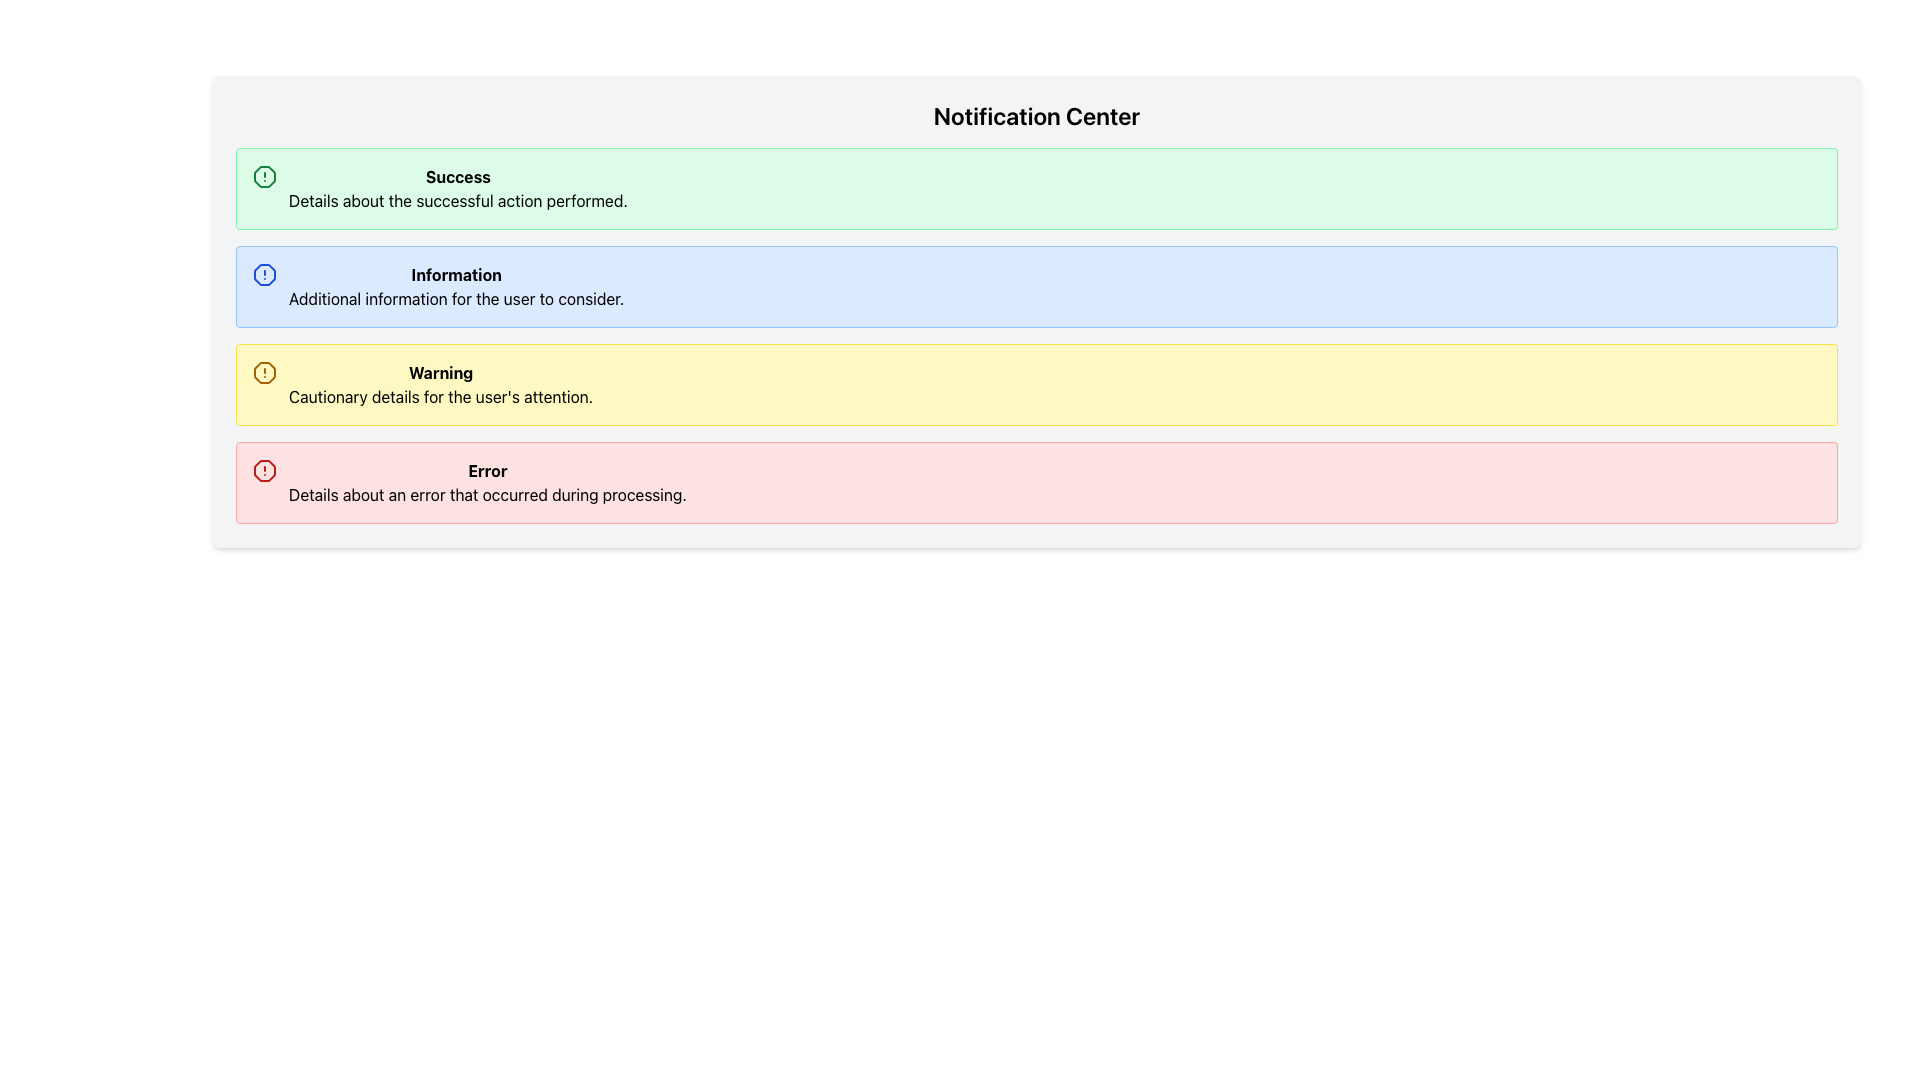  I want to click on the text element displaying 'Details about the successful action performed.' located beneath the 'Success' heading in the green notification box, so click(457, 200).